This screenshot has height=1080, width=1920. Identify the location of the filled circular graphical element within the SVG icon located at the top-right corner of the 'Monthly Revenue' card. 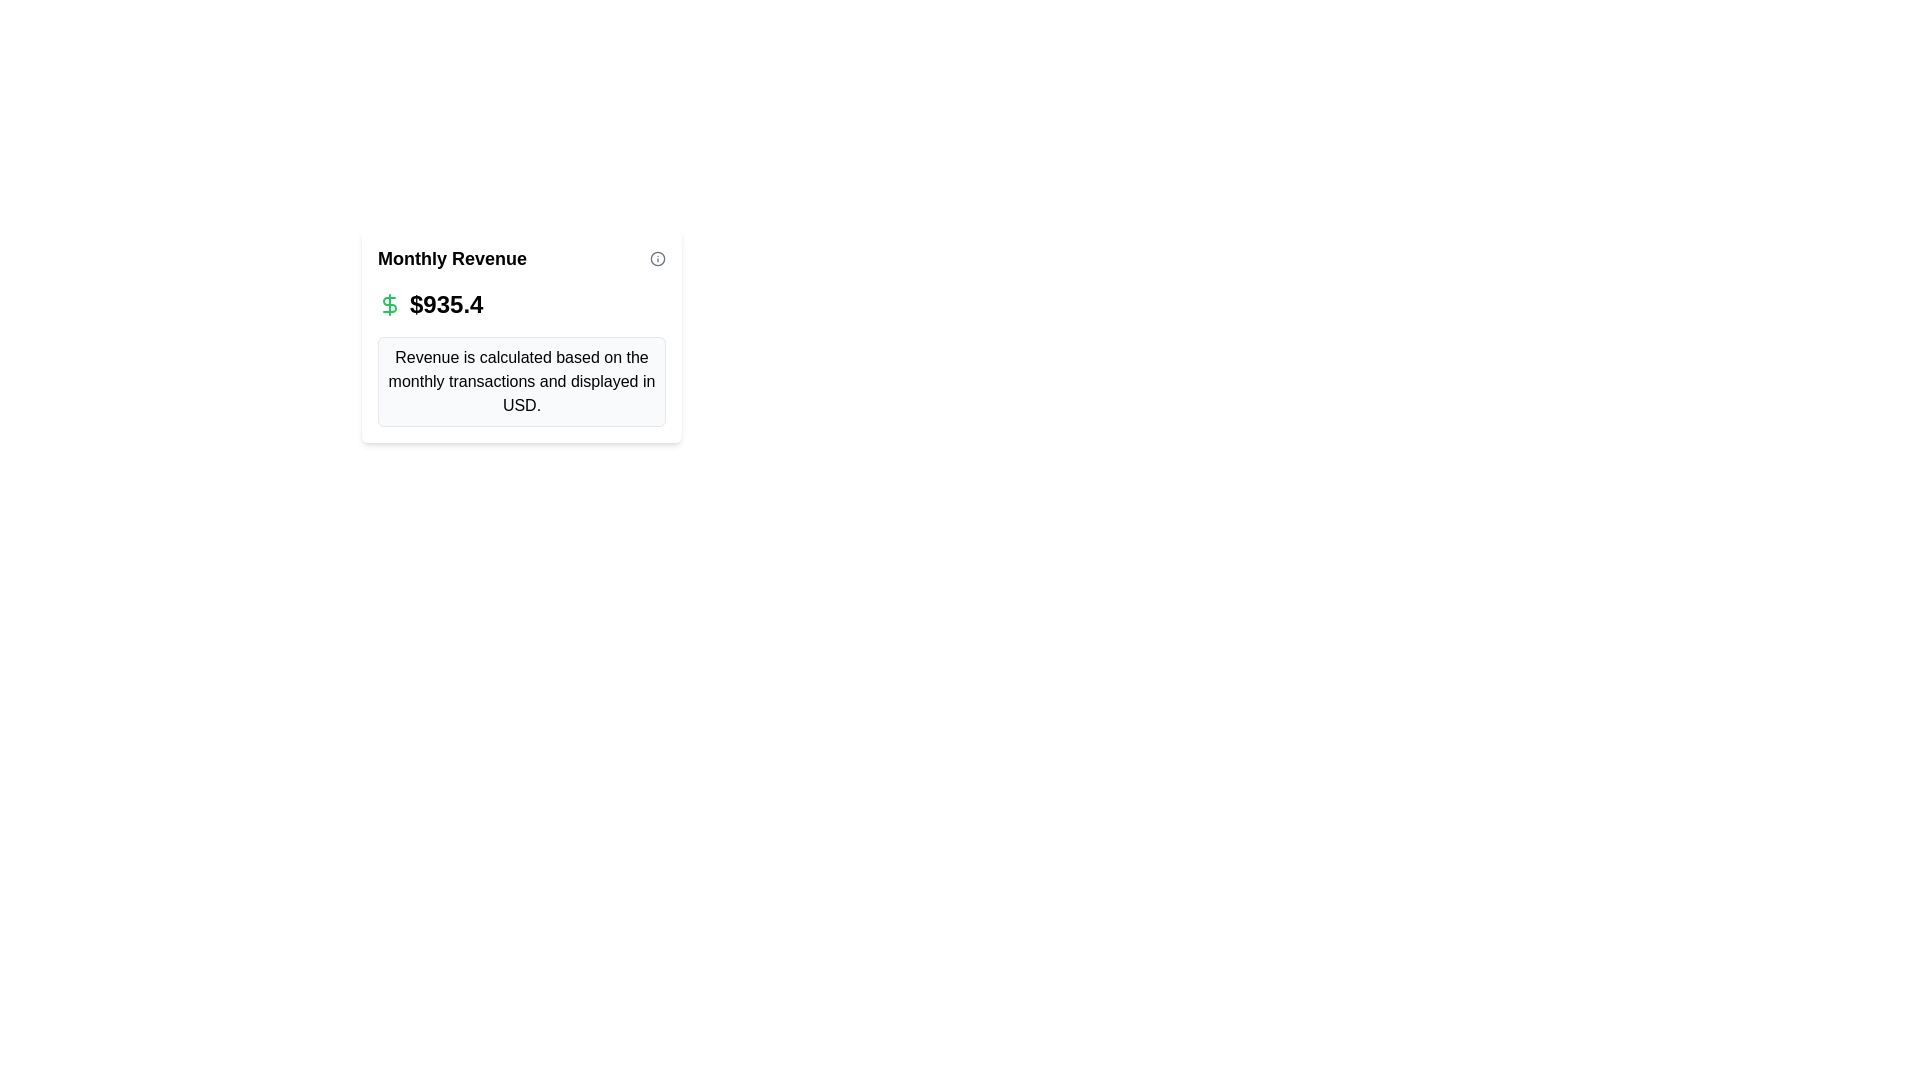
(657, 257).